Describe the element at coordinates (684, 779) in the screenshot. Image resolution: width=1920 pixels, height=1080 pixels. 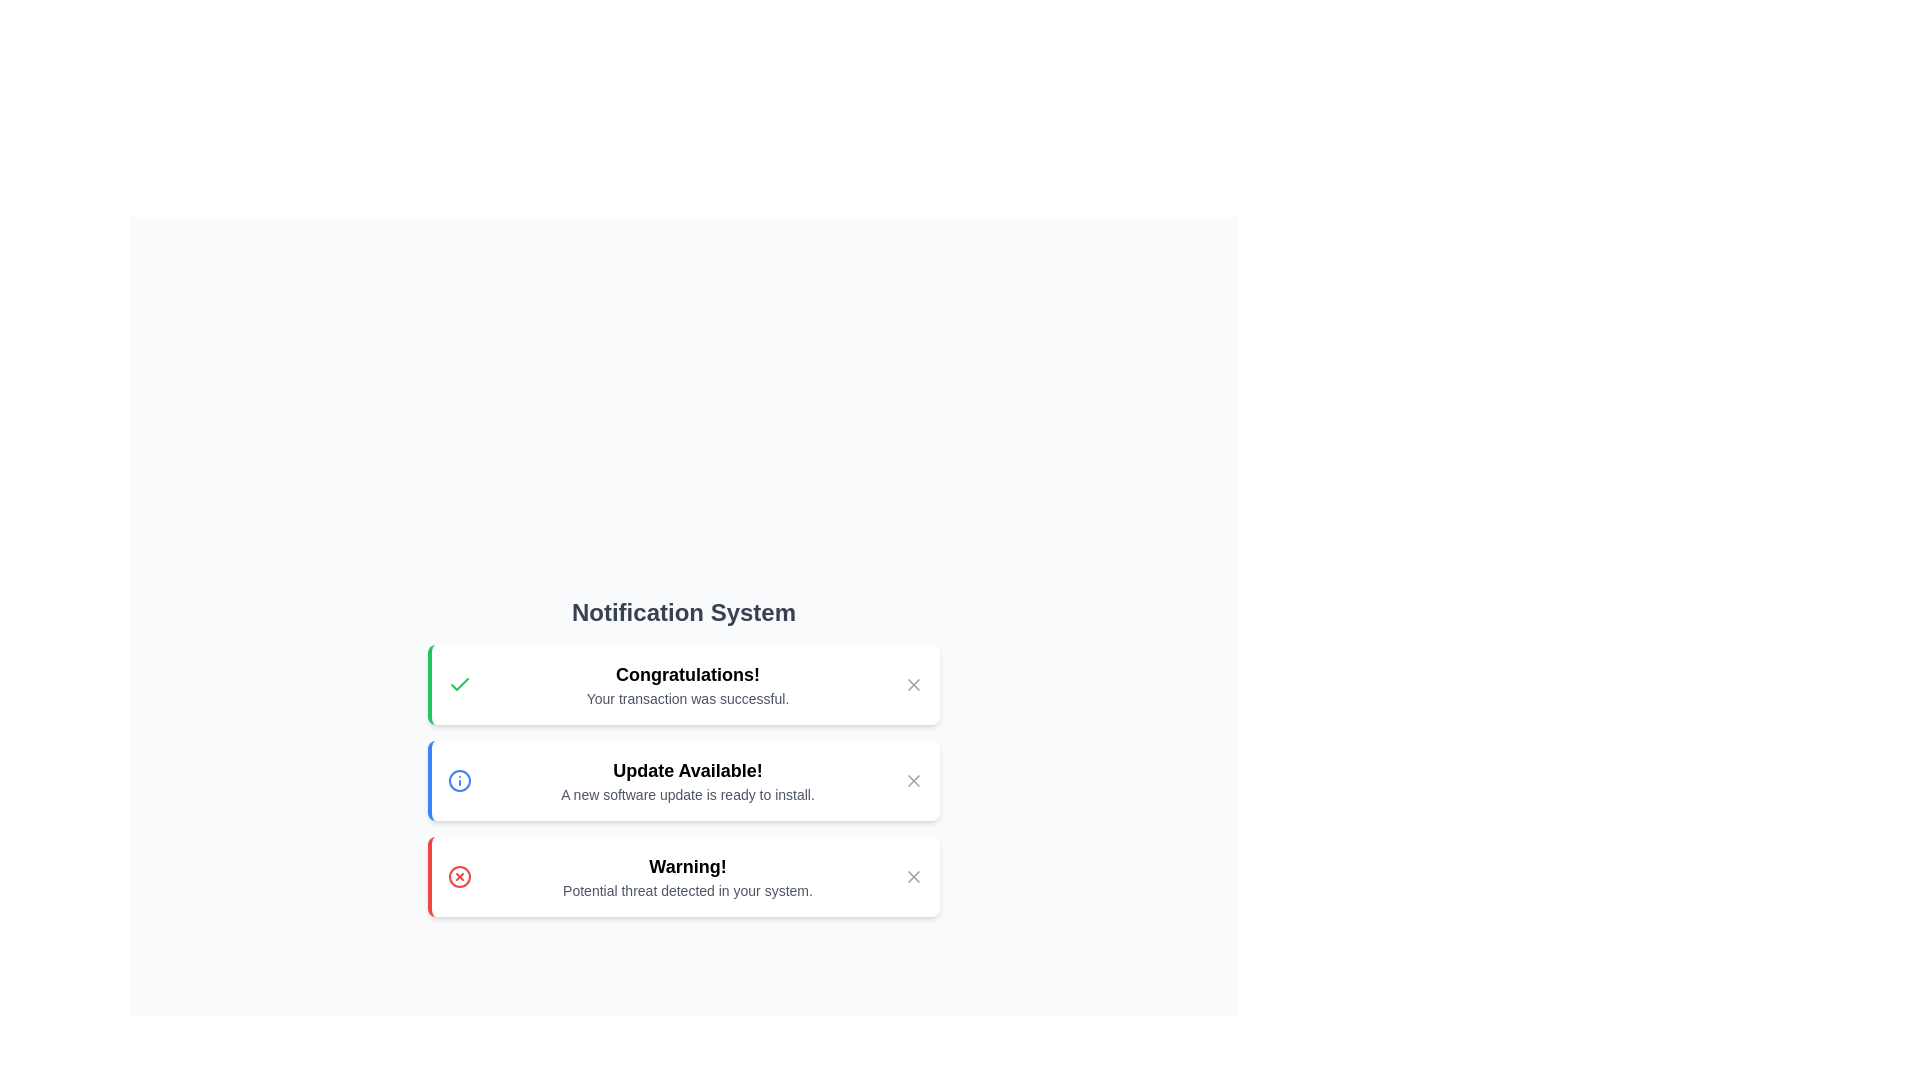
I see `text of the Notification Card that notifies the user about an available software update, which is the second notification in a vertical list of three notifications` at that location.